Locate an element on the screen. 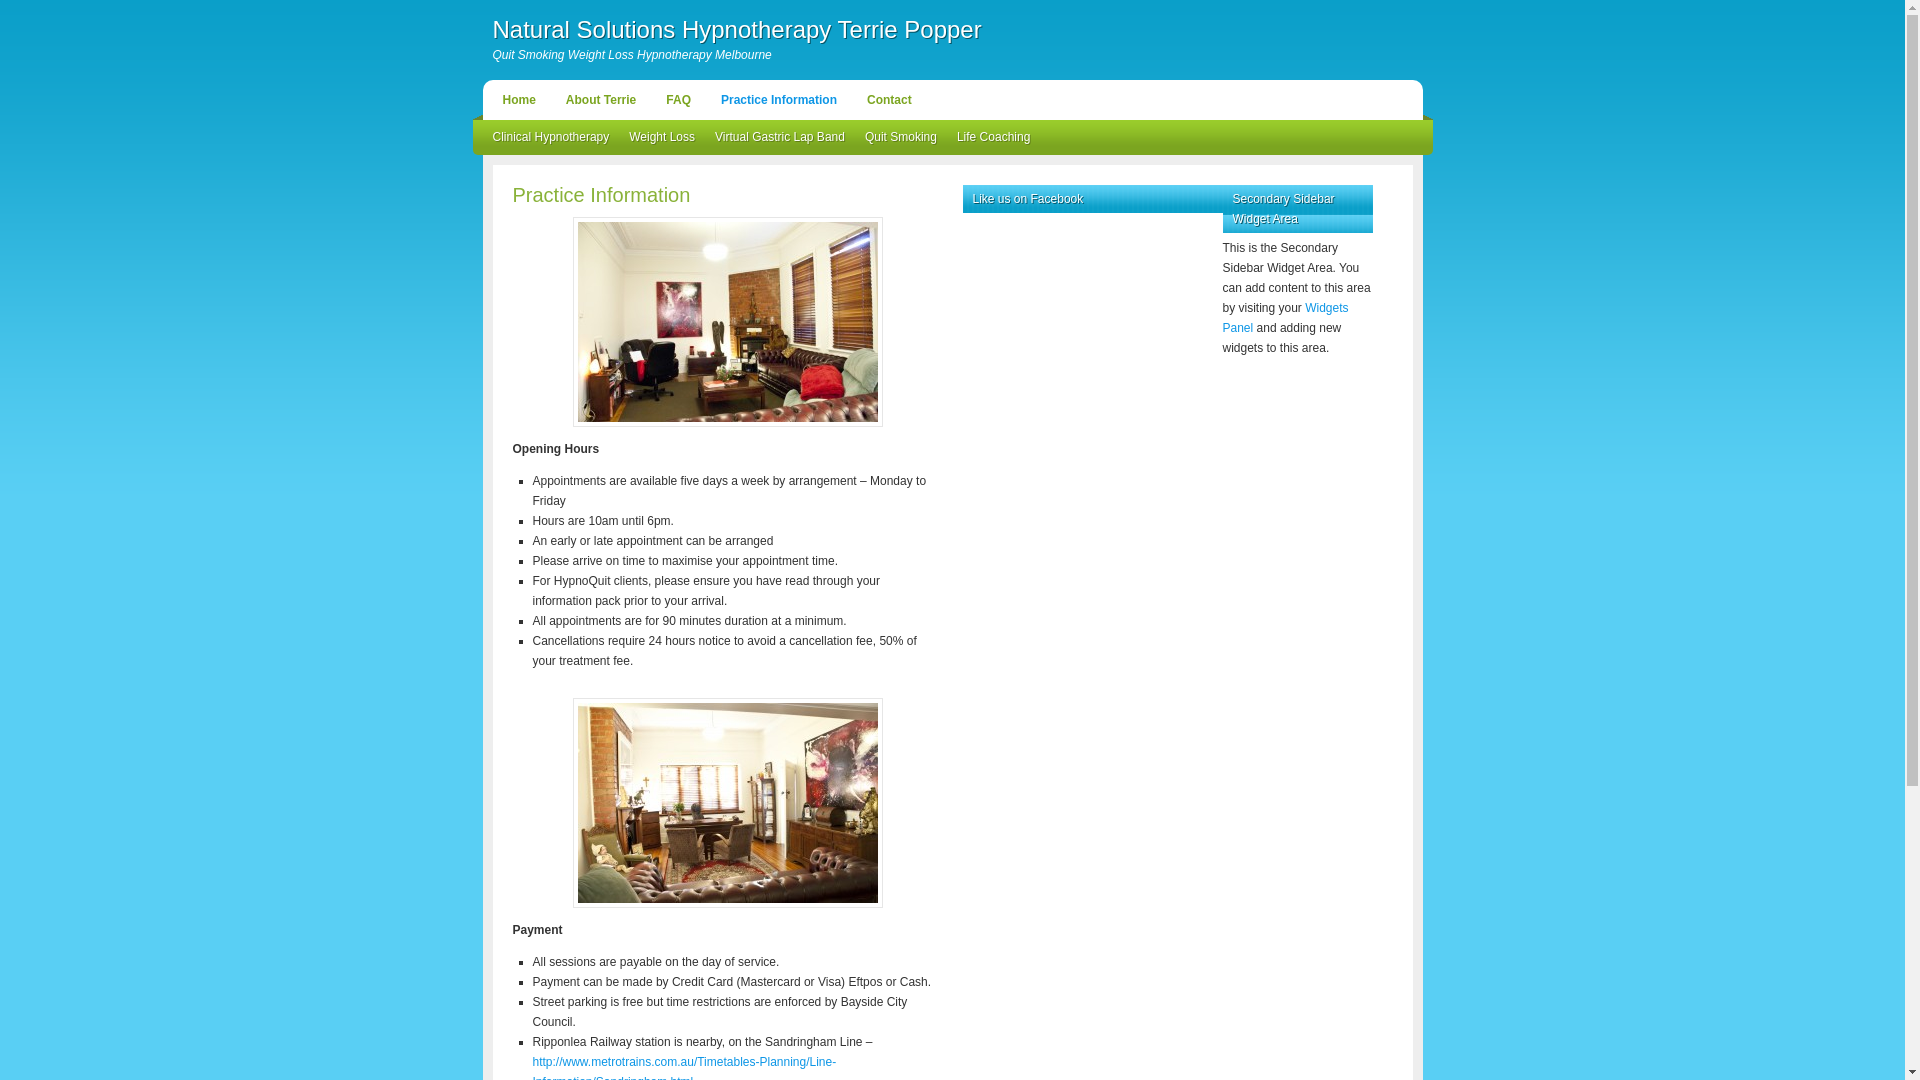 The image size is (1920, 1080). 'Home' is located at coordinates (491, 100).